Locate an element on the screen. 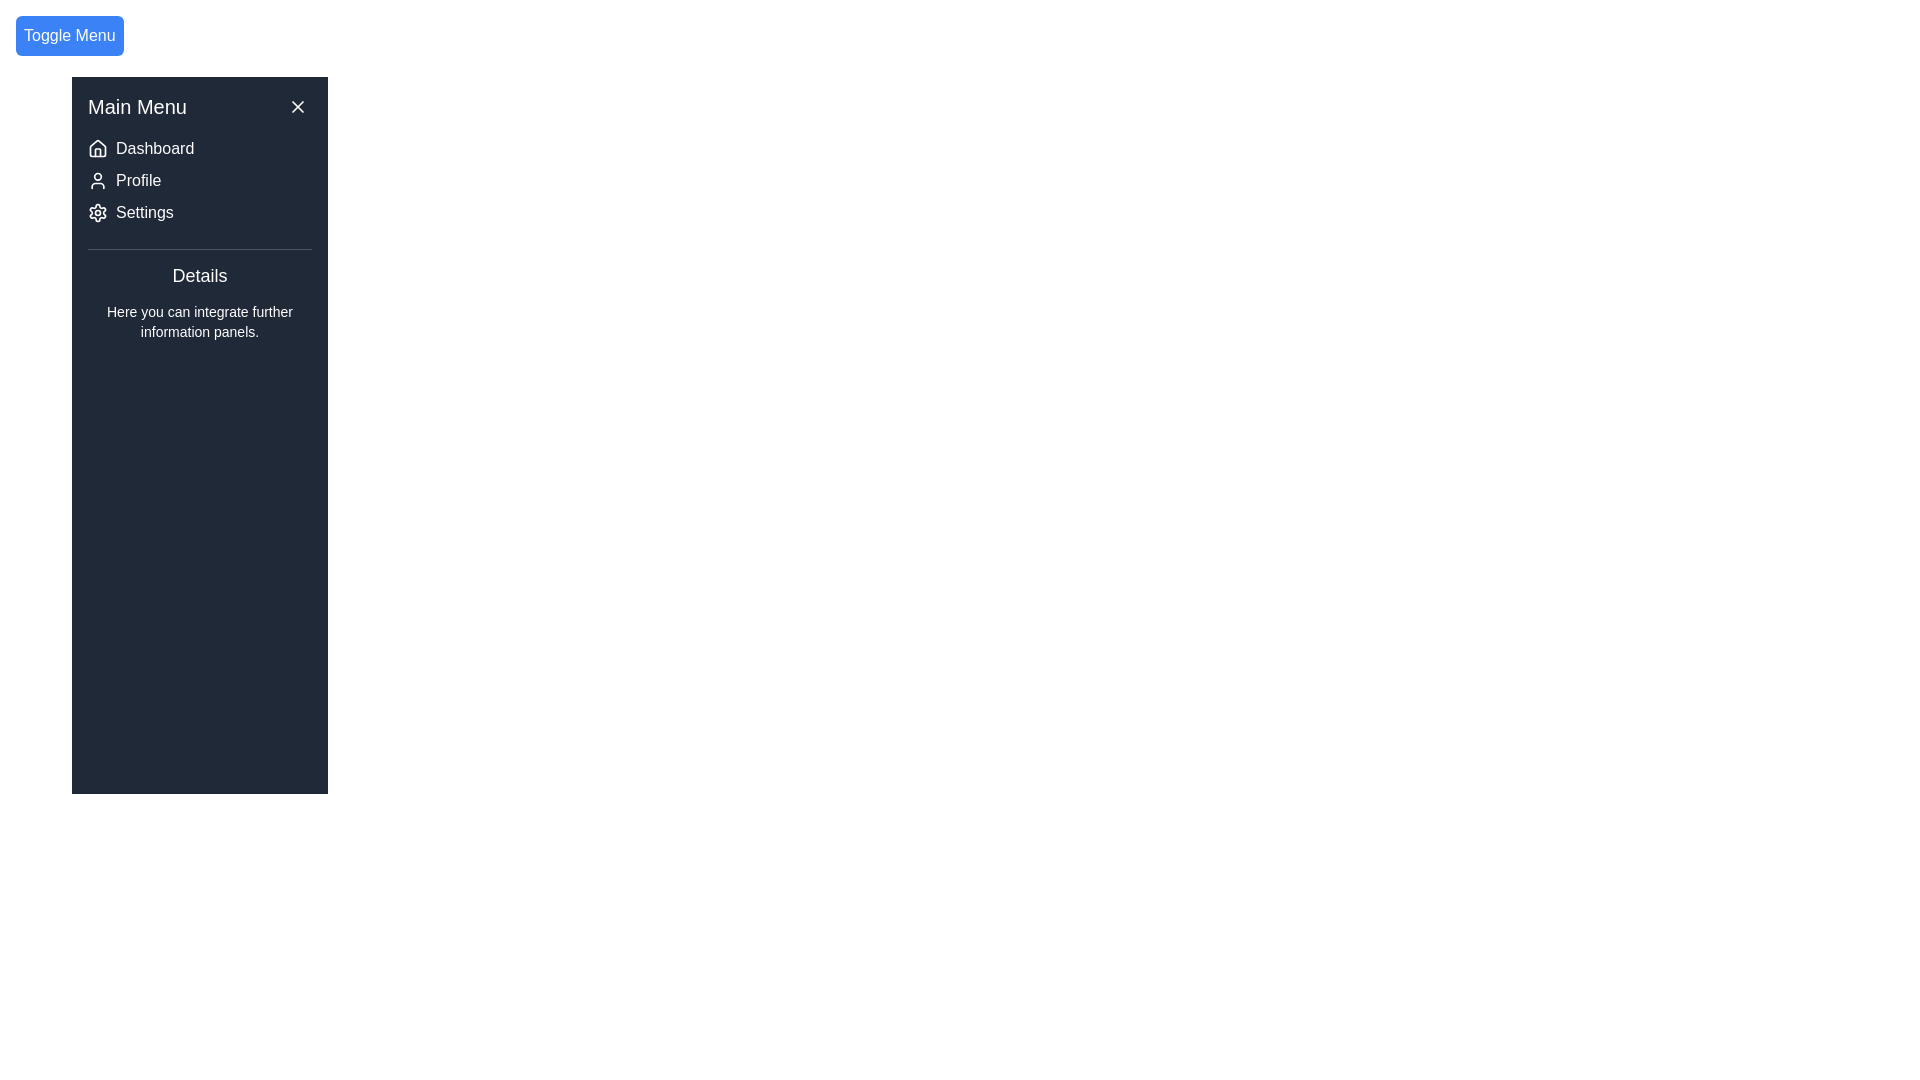 The height and width of the screenshot is (1080, 1920). the blue rectangular button labeled 'Toggle Menu' is located at coordinates (69, 35).